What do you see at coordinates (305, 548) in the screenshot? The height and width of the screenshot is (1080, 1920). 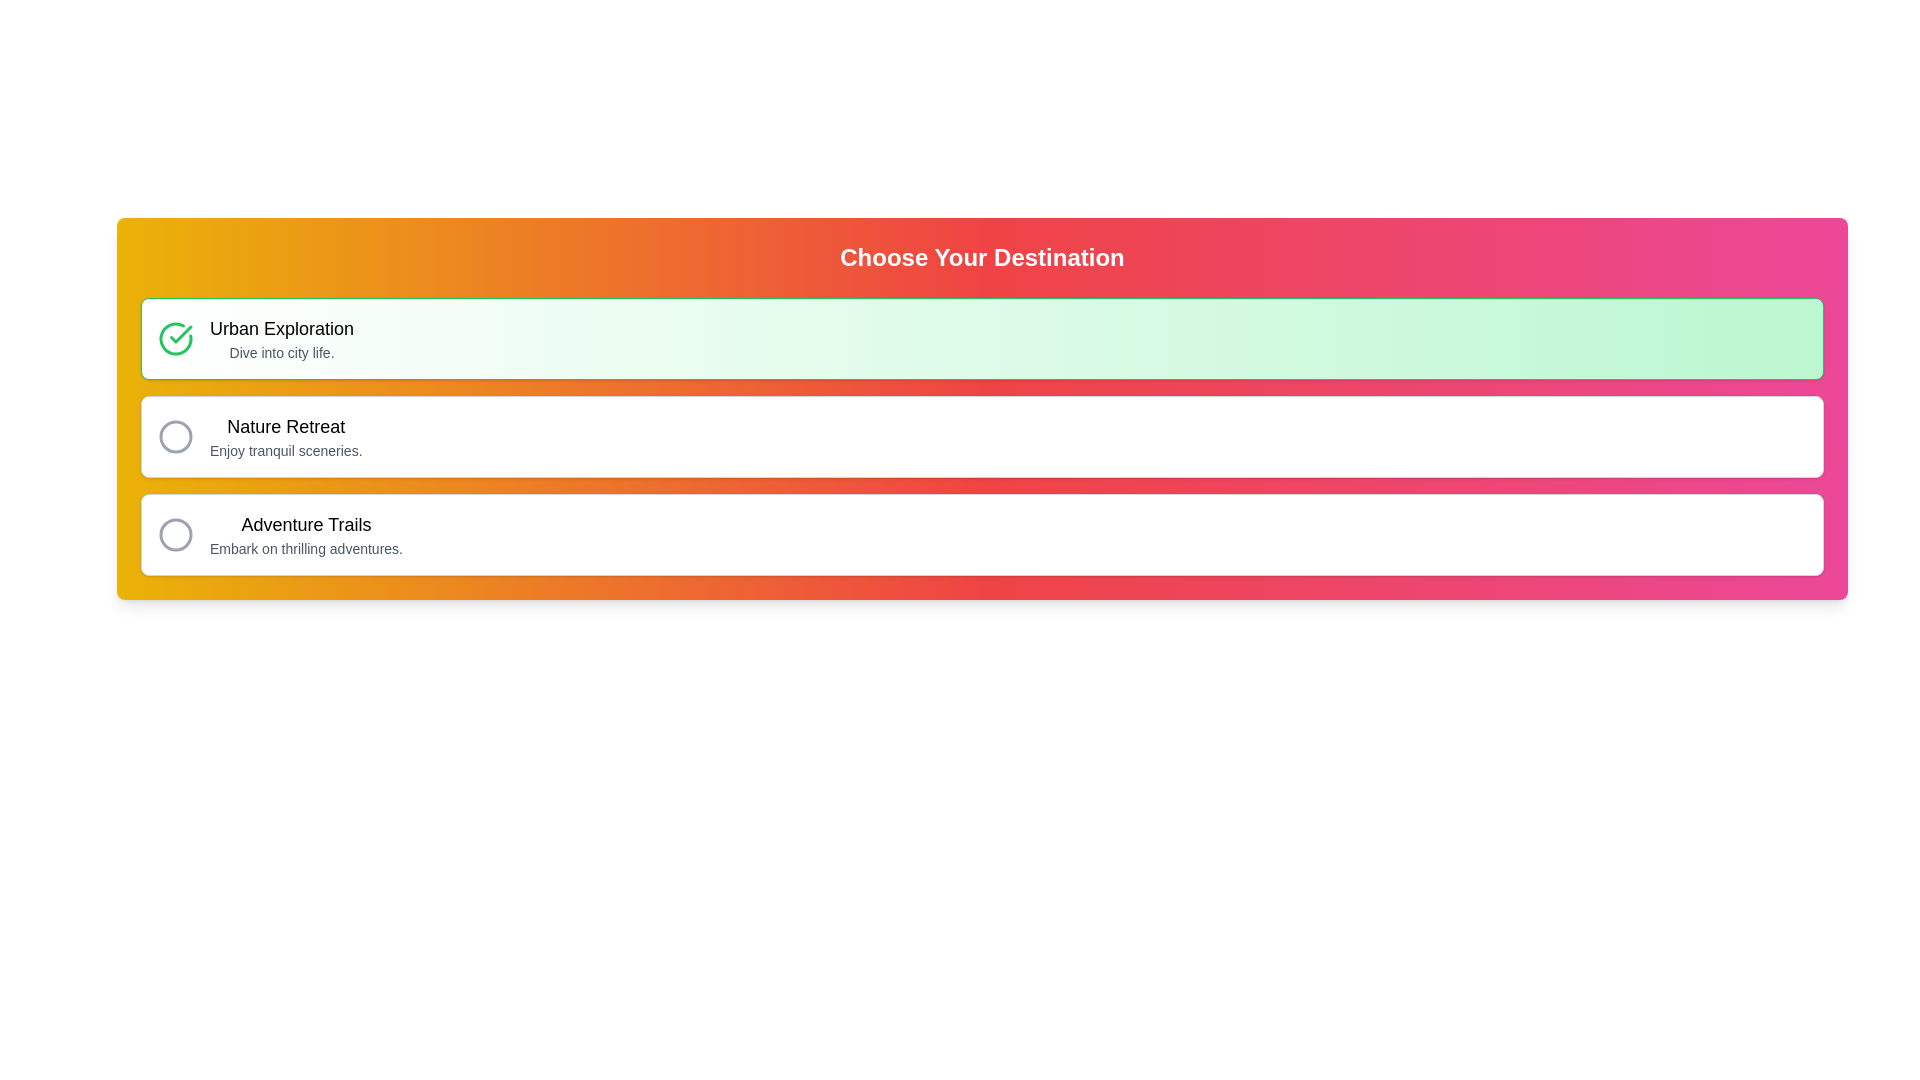 I see `the text label that provides additional details about the 'Adventure Trails' option, located in the third box of the list, centered below the main title` at bounding box center [305, 548].